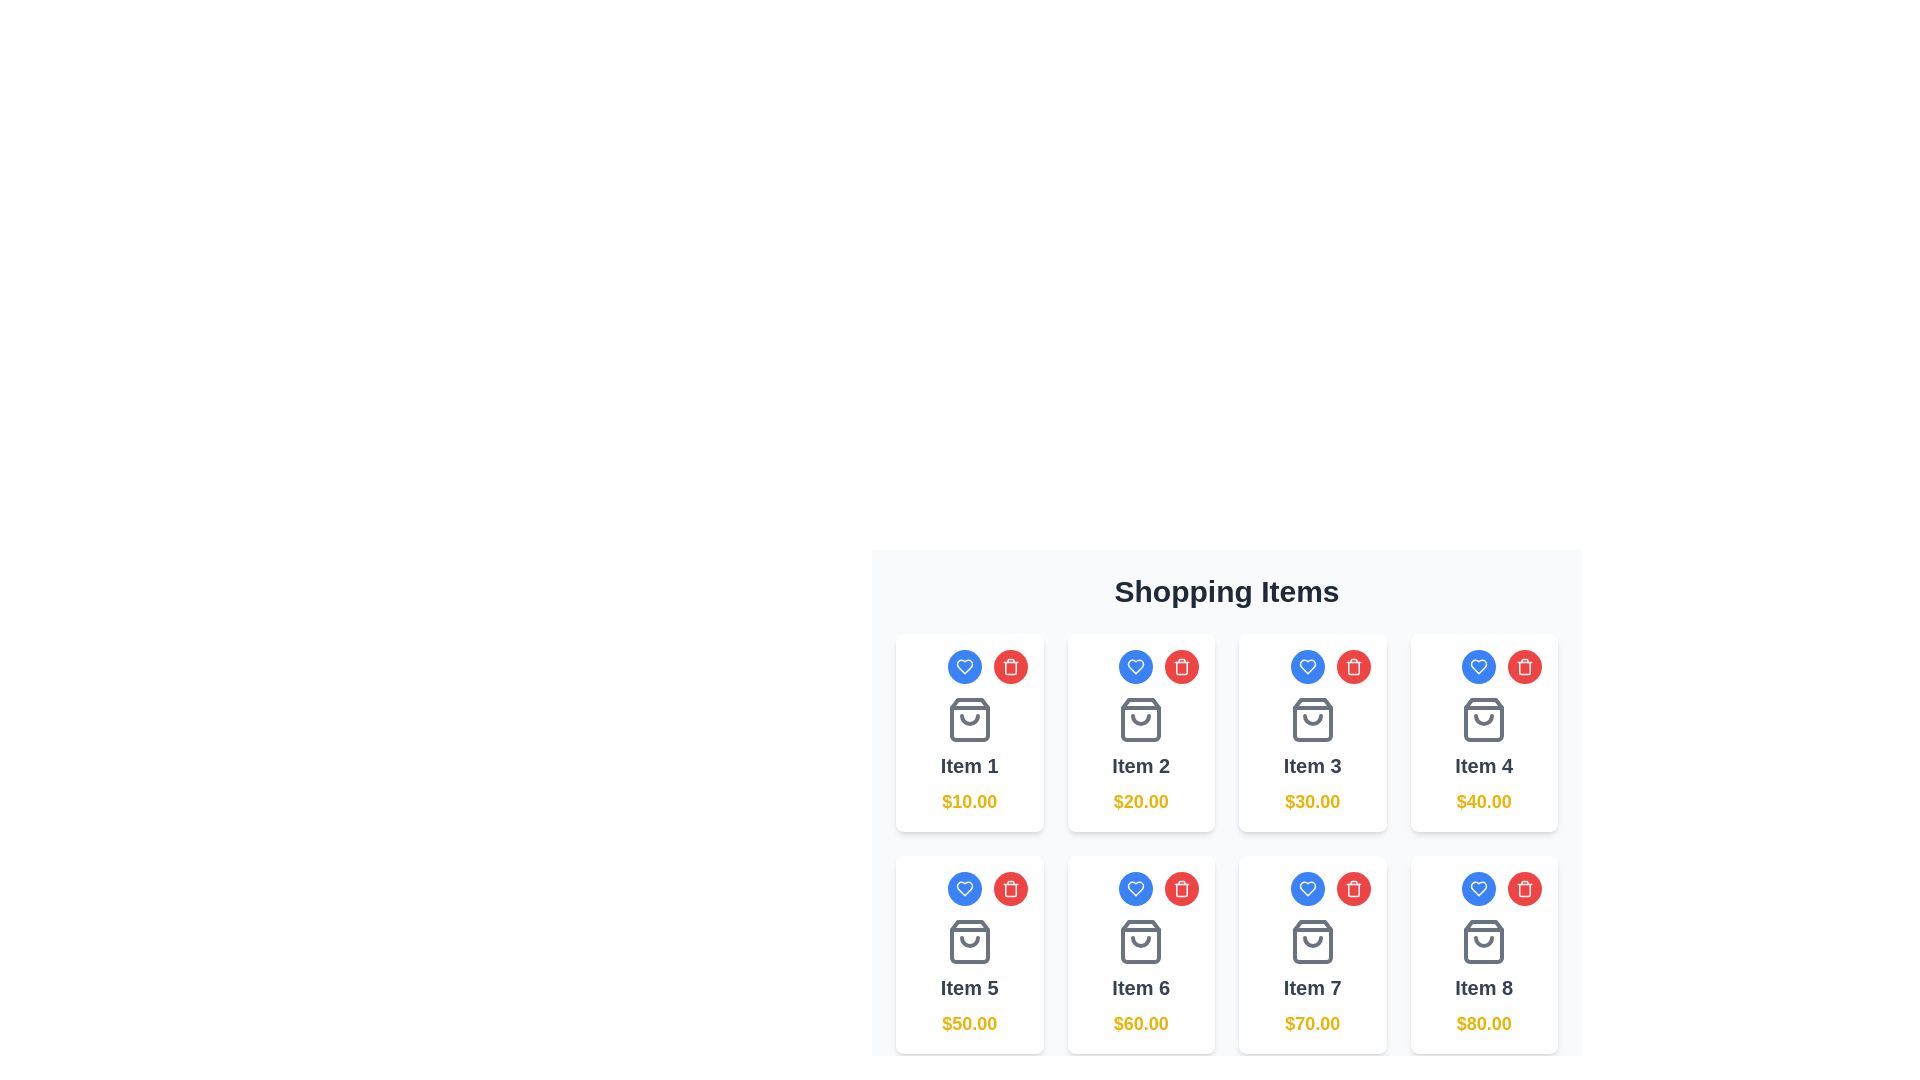 This screenshot has height=1080, width=1920. I want to click on the third card in the grid layout, which features a white background, rounded corners, and a centered shopping bag icon, so click(1312, 732).